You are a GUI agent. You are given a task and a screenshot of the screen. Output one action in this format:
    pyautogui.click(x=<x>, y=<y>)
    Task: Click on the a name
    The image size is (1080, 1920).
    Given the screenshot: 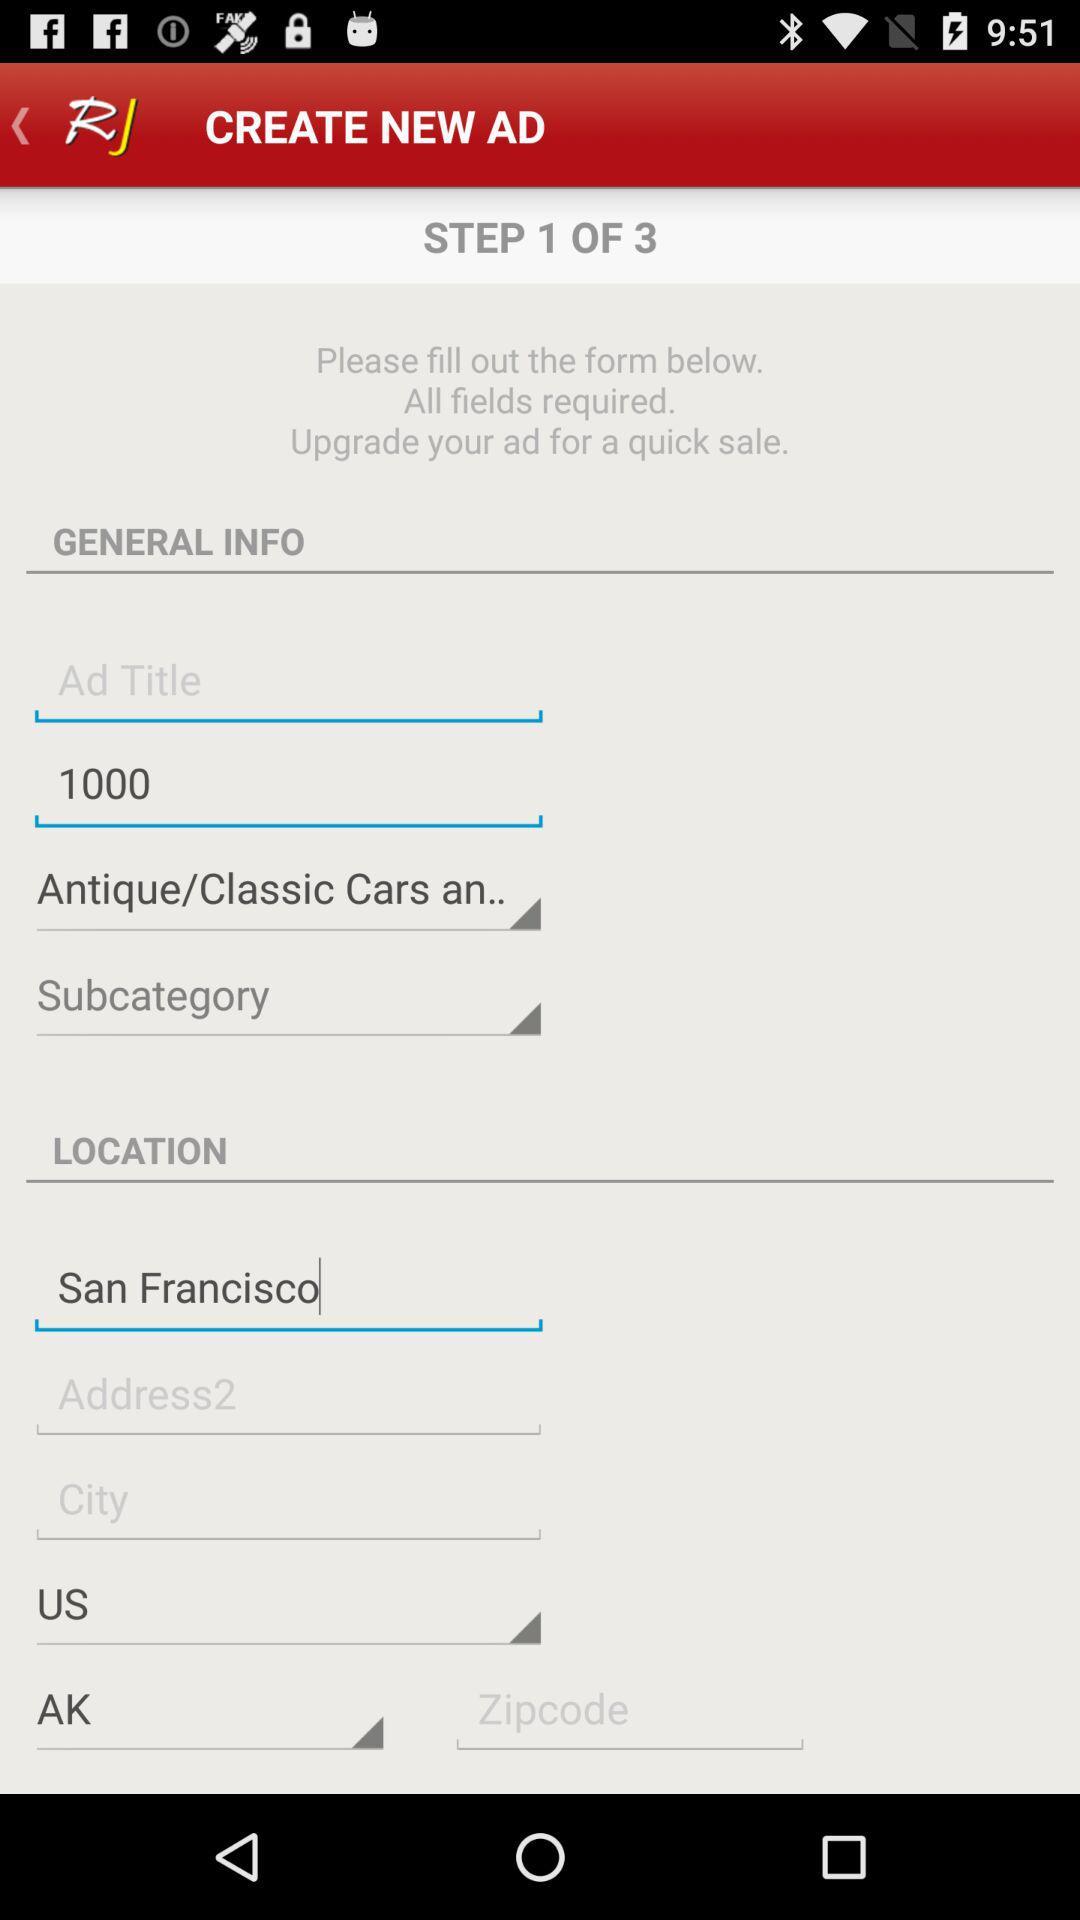 What is the action you would take?
    pyautogui.click(x=288, y=678)
    